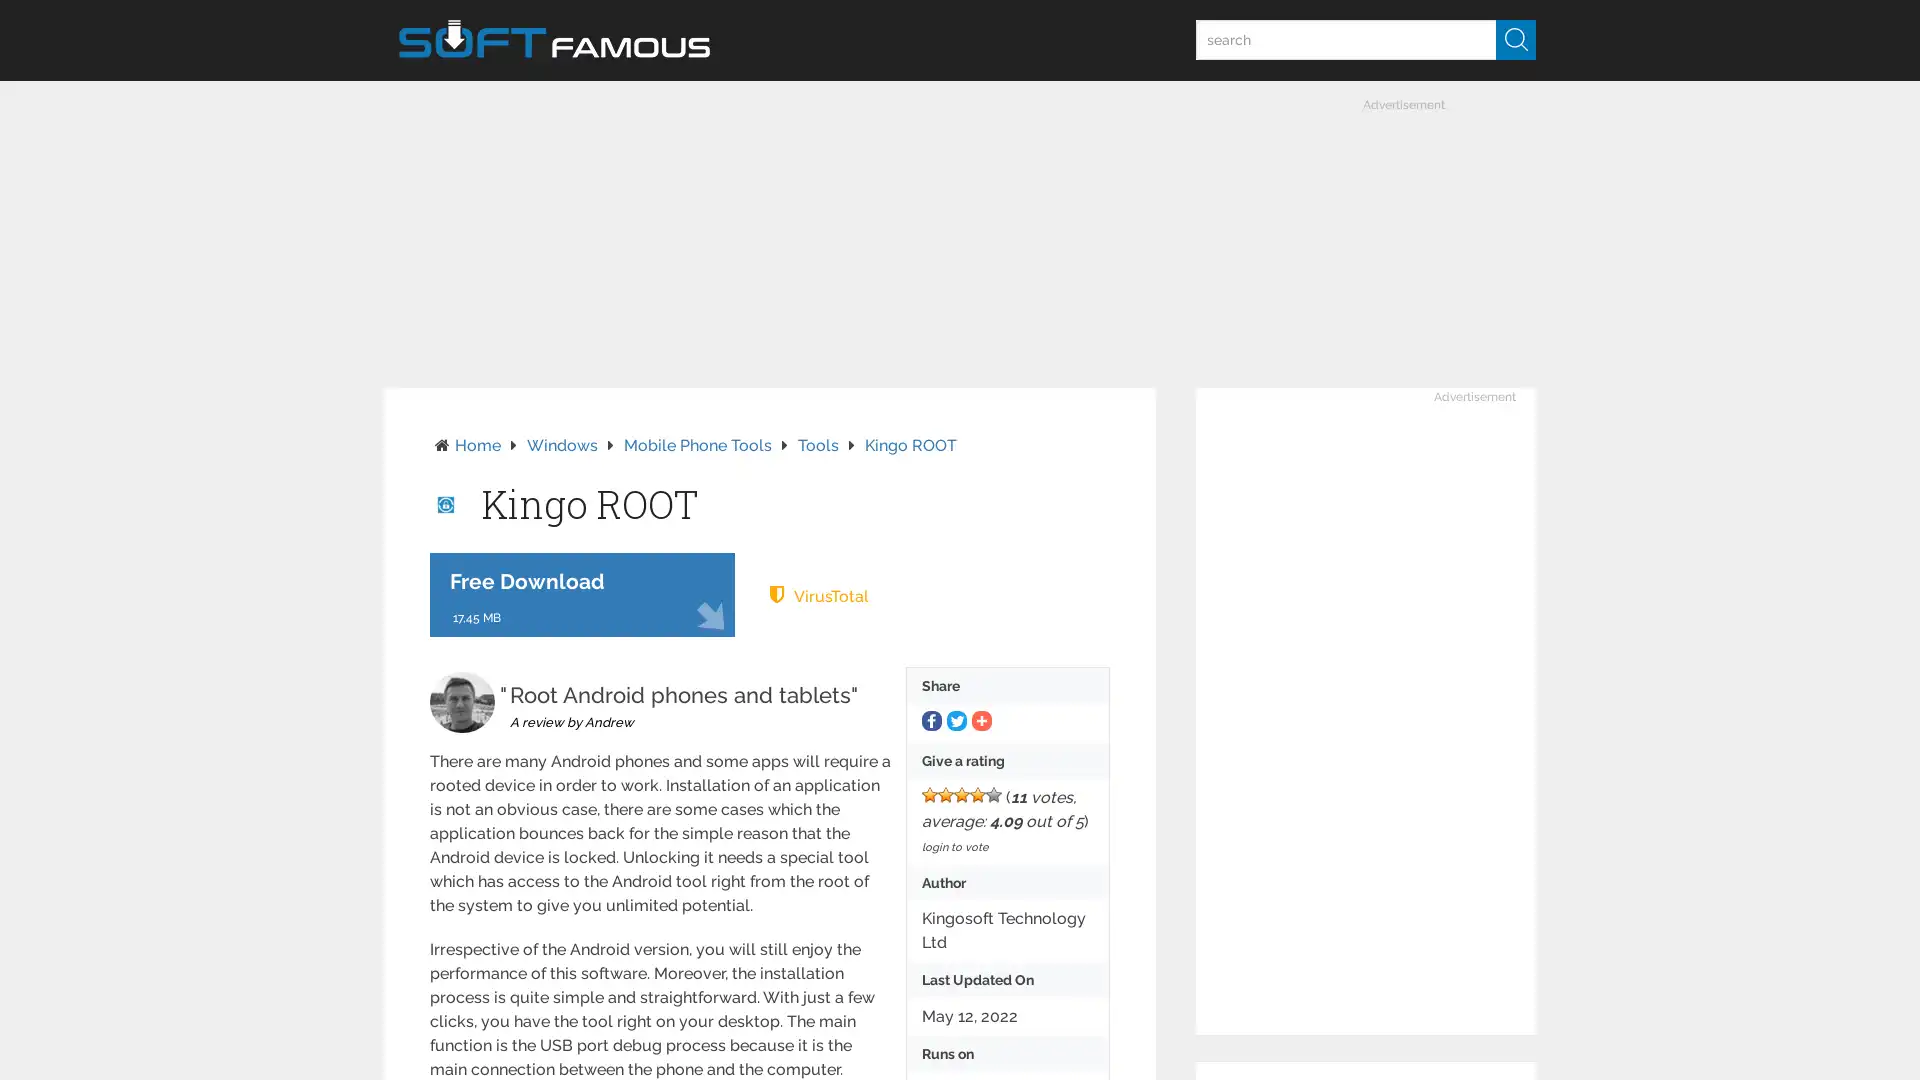 Image resolution: width=1920 pixels, height=1080 pixels. I want to click on Share to Facebook, so click(930, 720).